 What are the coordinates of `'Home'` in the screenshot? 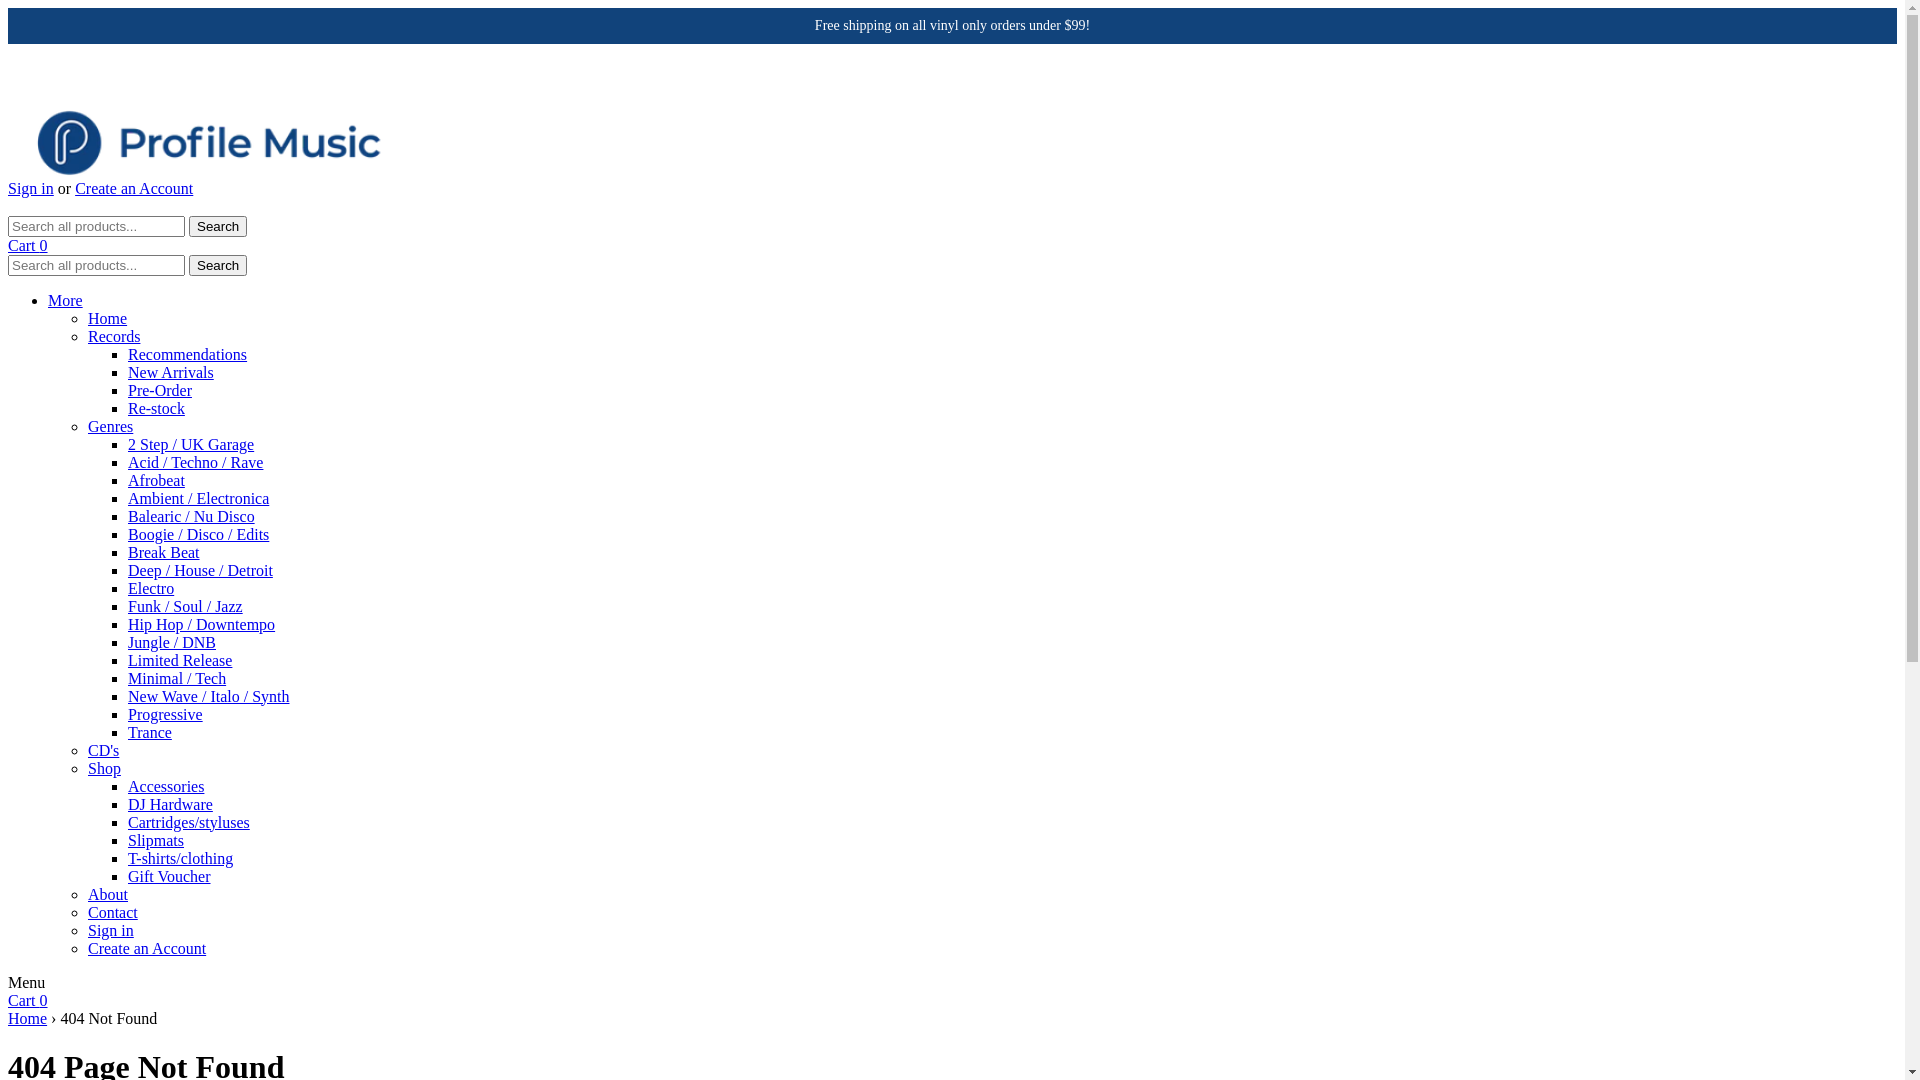 It's located at (8, 1018).